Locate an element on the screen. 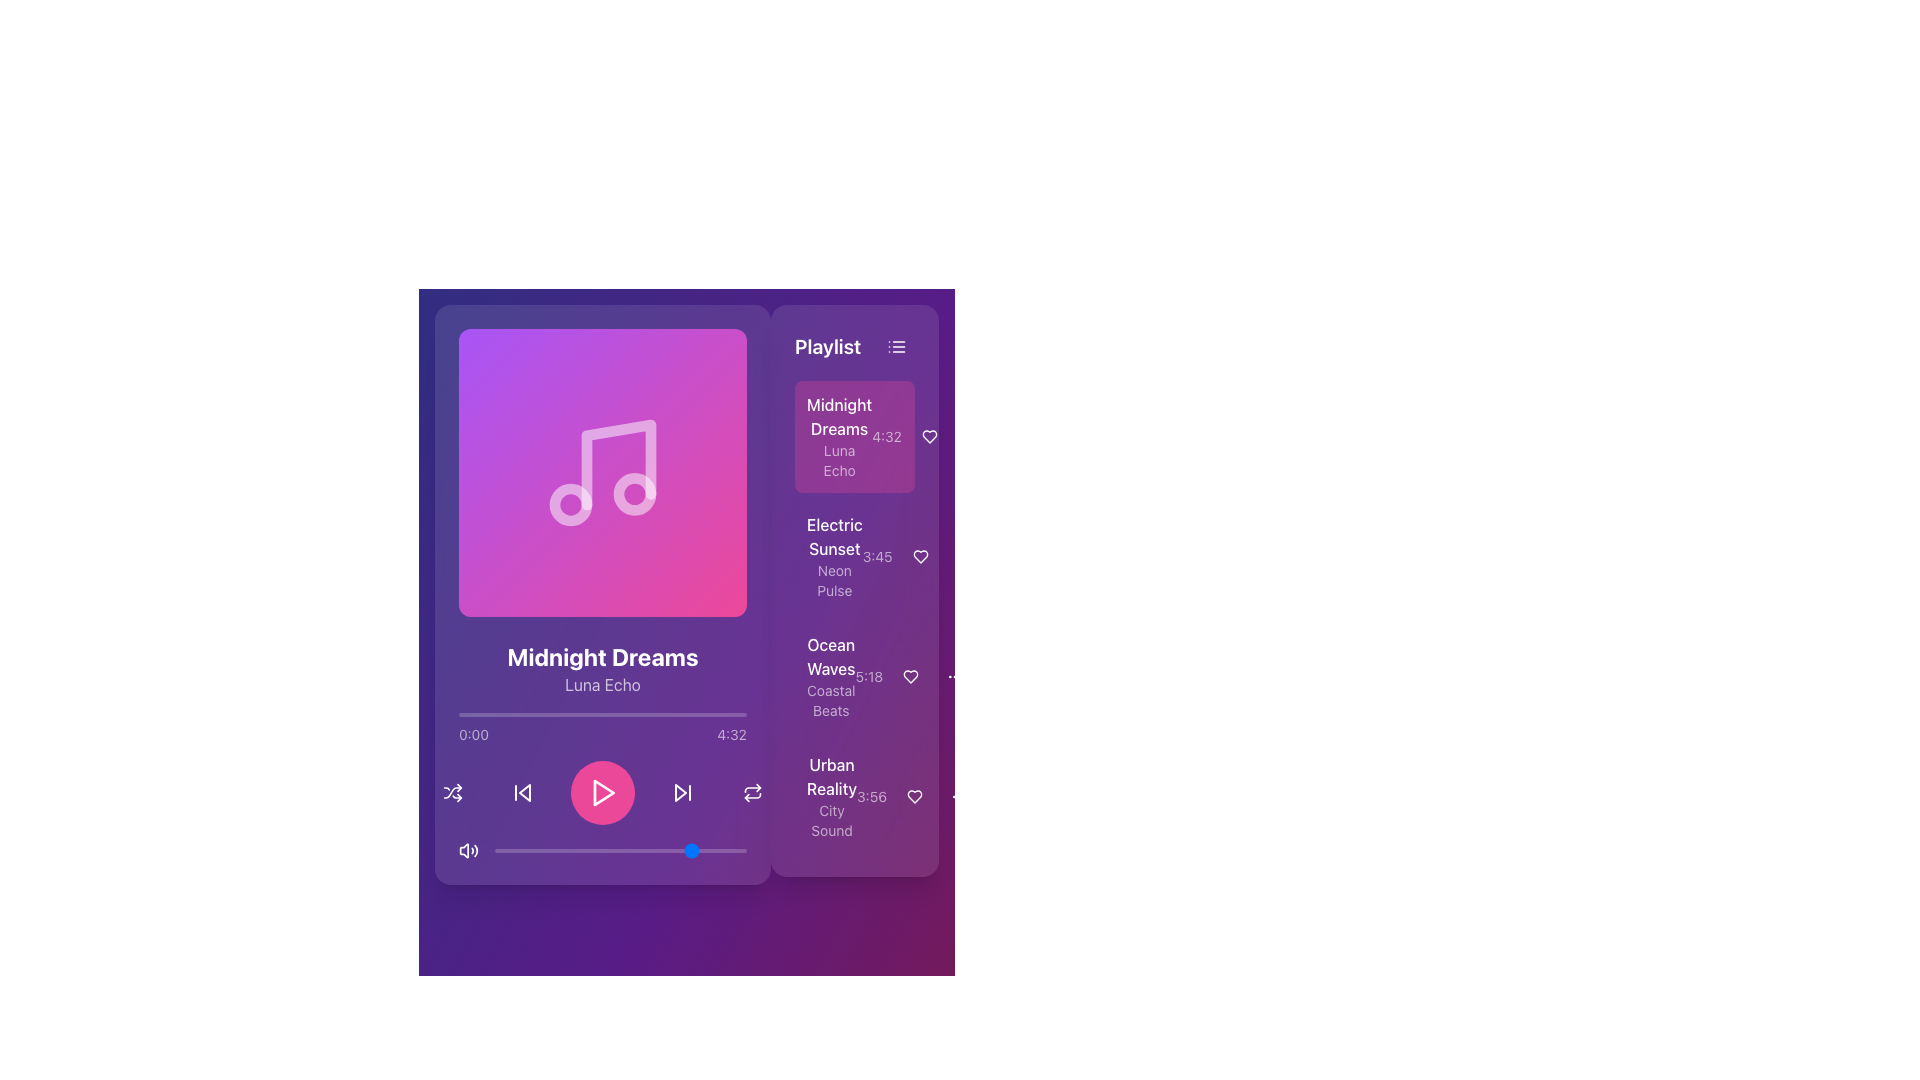 The image size is (1920, 1080). the heart icon button located to the right of the 'Midnight Dreams' playlist item to favorite or unfavorite the associated song is located at coordinates (929, 435).